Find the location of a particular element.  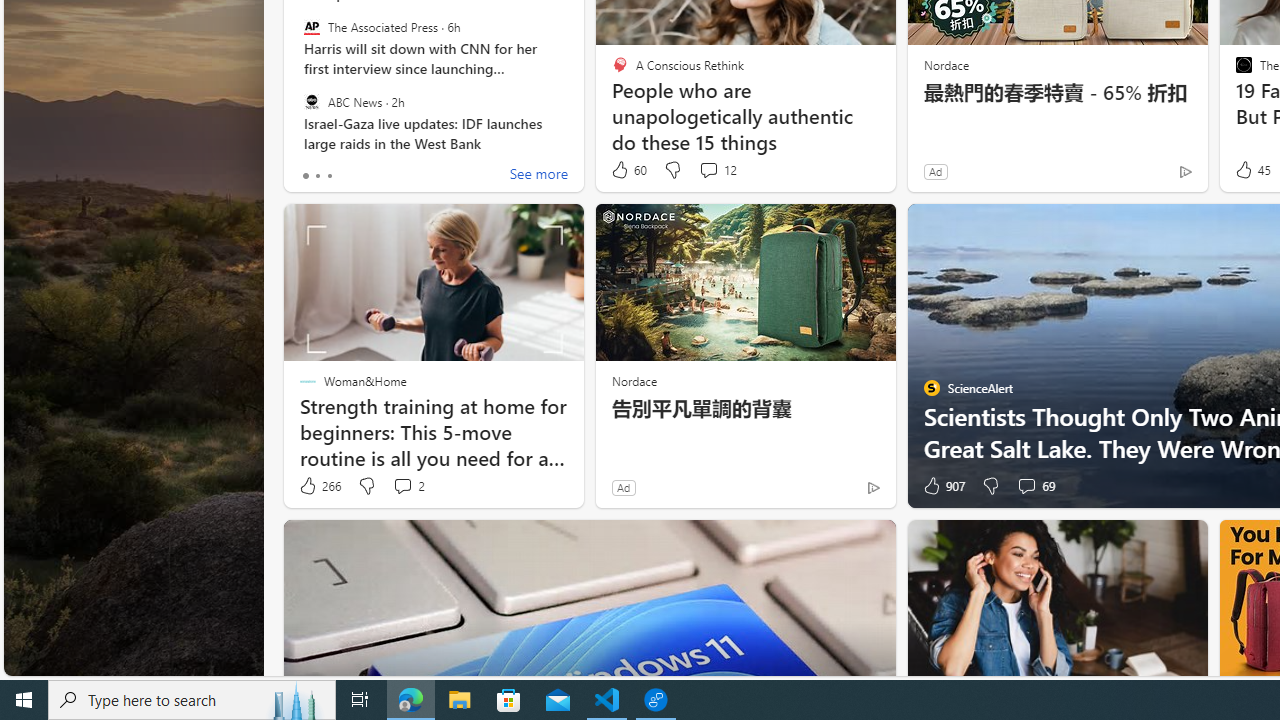

'tab-1' is located at coordinates (316, 175).